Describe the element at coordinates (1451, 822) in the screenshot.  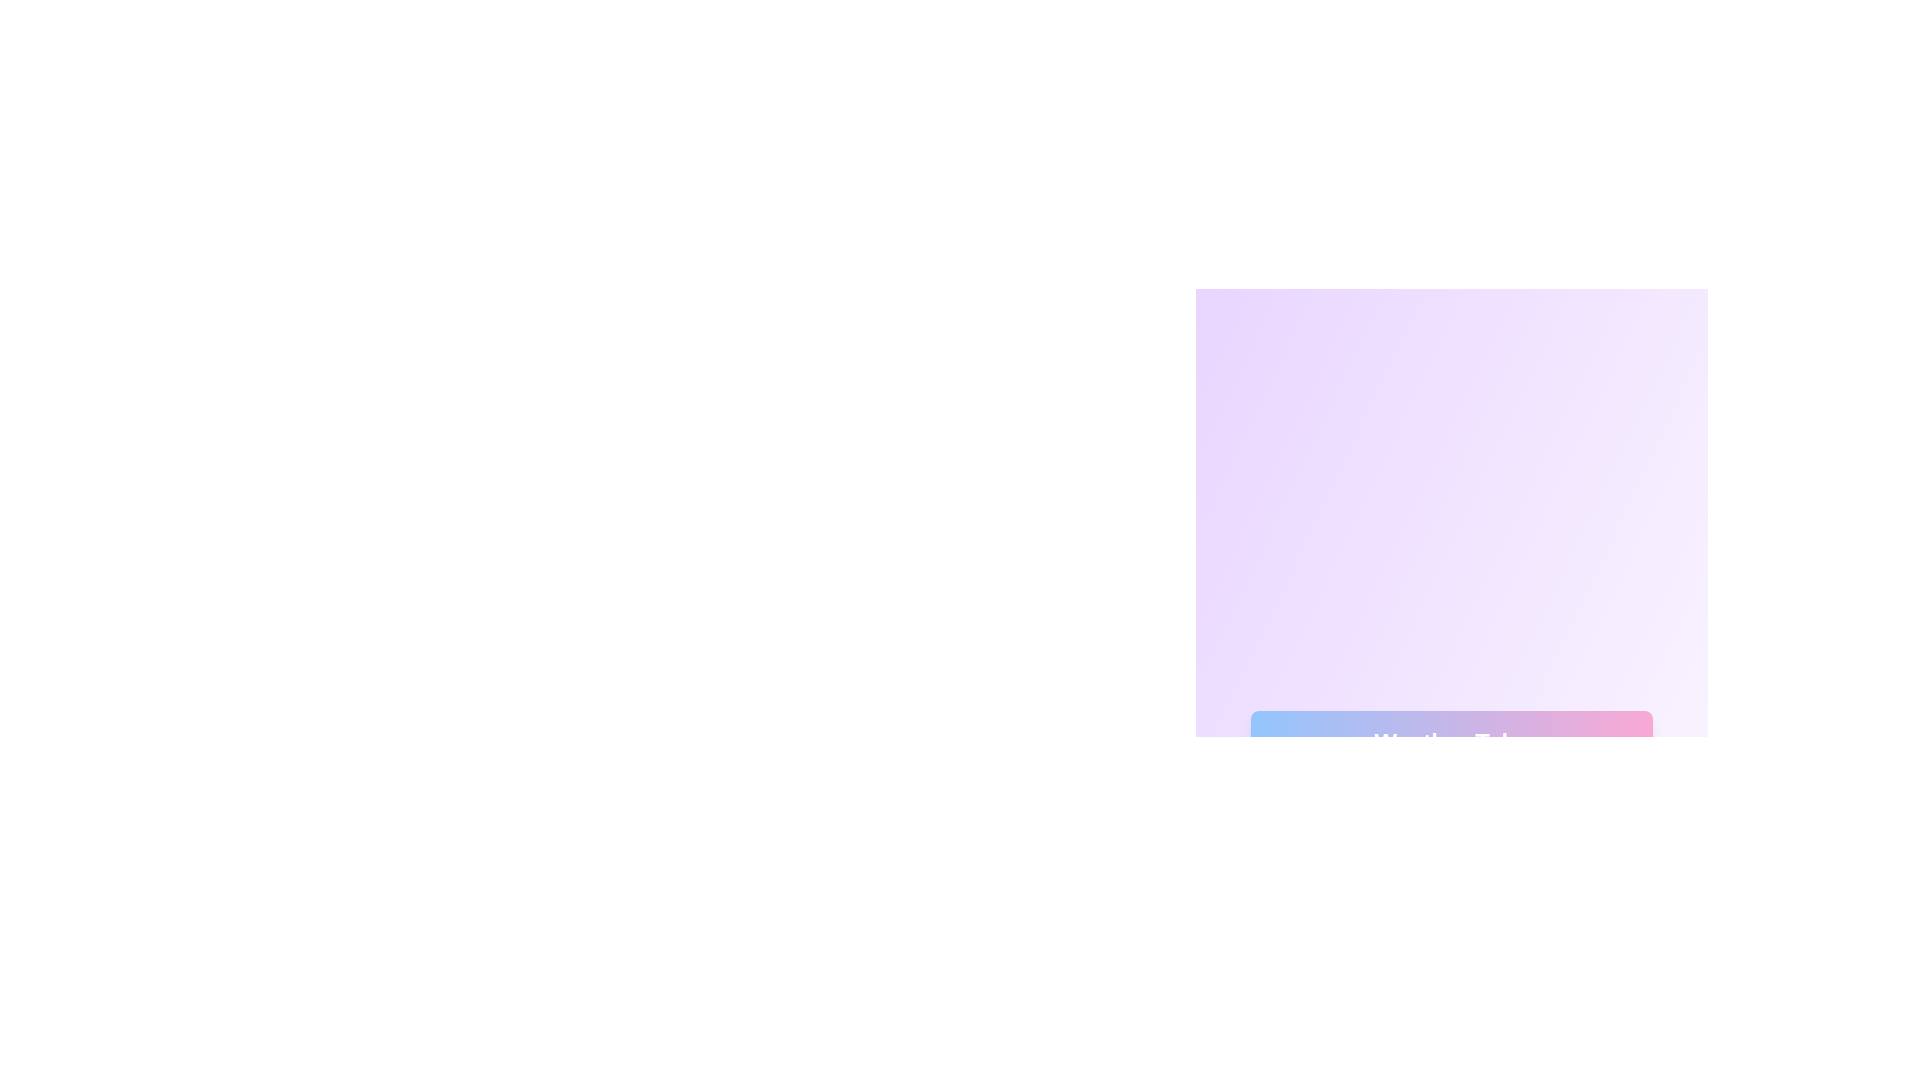
I see `the weather condition by clicking on the corresponding tab: Night` at that location.